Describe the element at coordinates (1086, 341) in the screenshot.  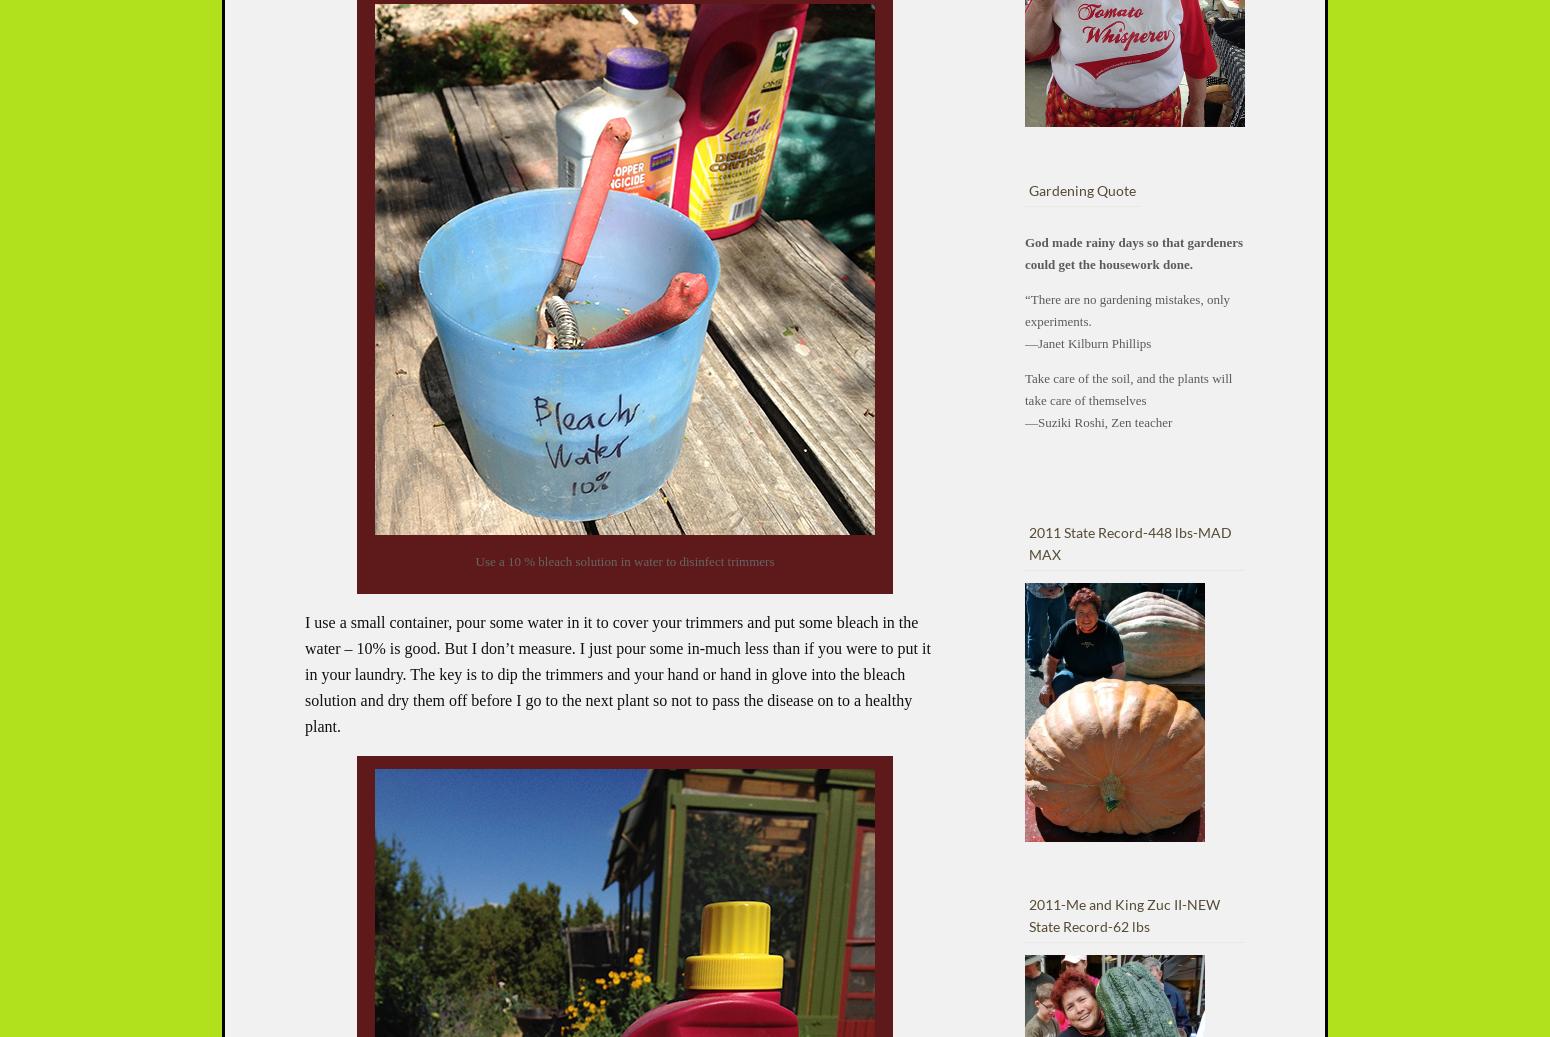
I see `'—Janet Kilburn Phillips'` at that location.